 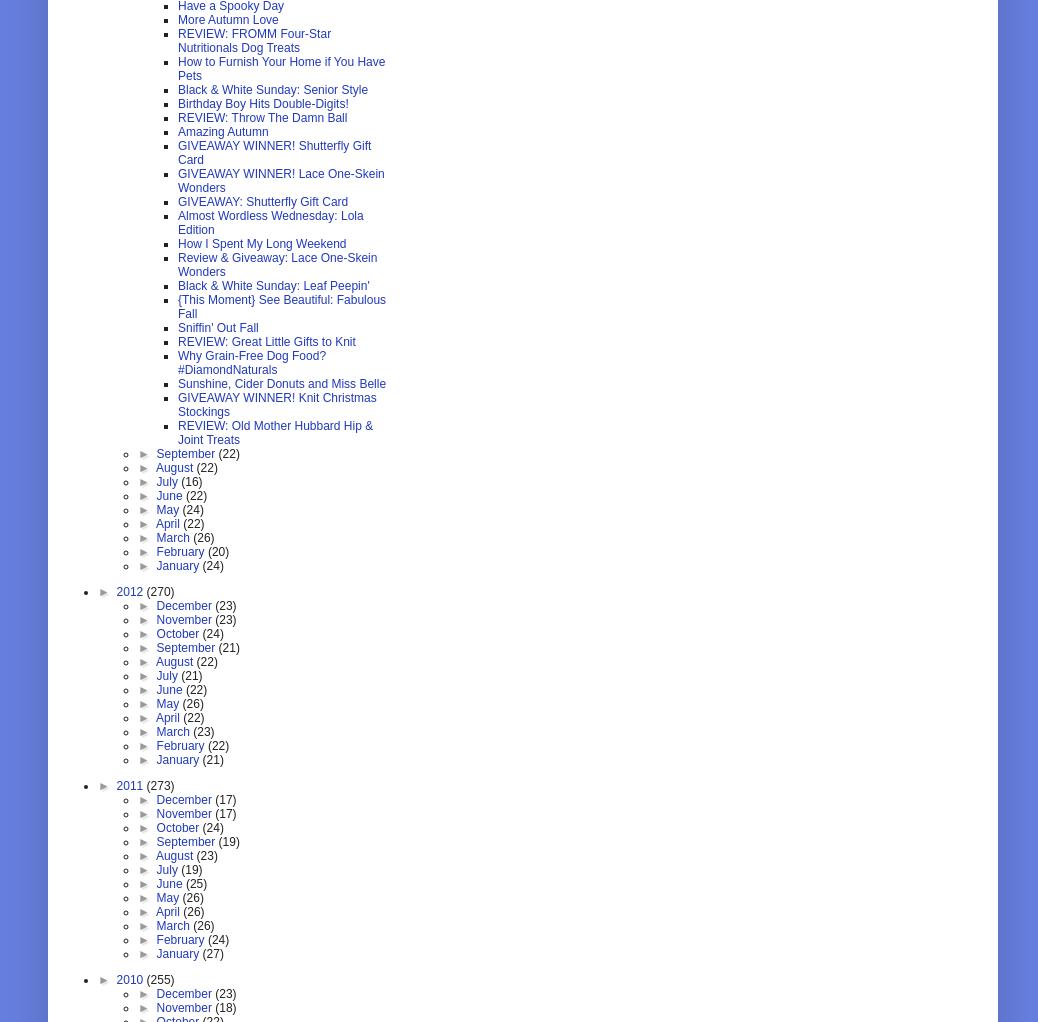 I want to click on '(16)', so click(x=190, y=481).